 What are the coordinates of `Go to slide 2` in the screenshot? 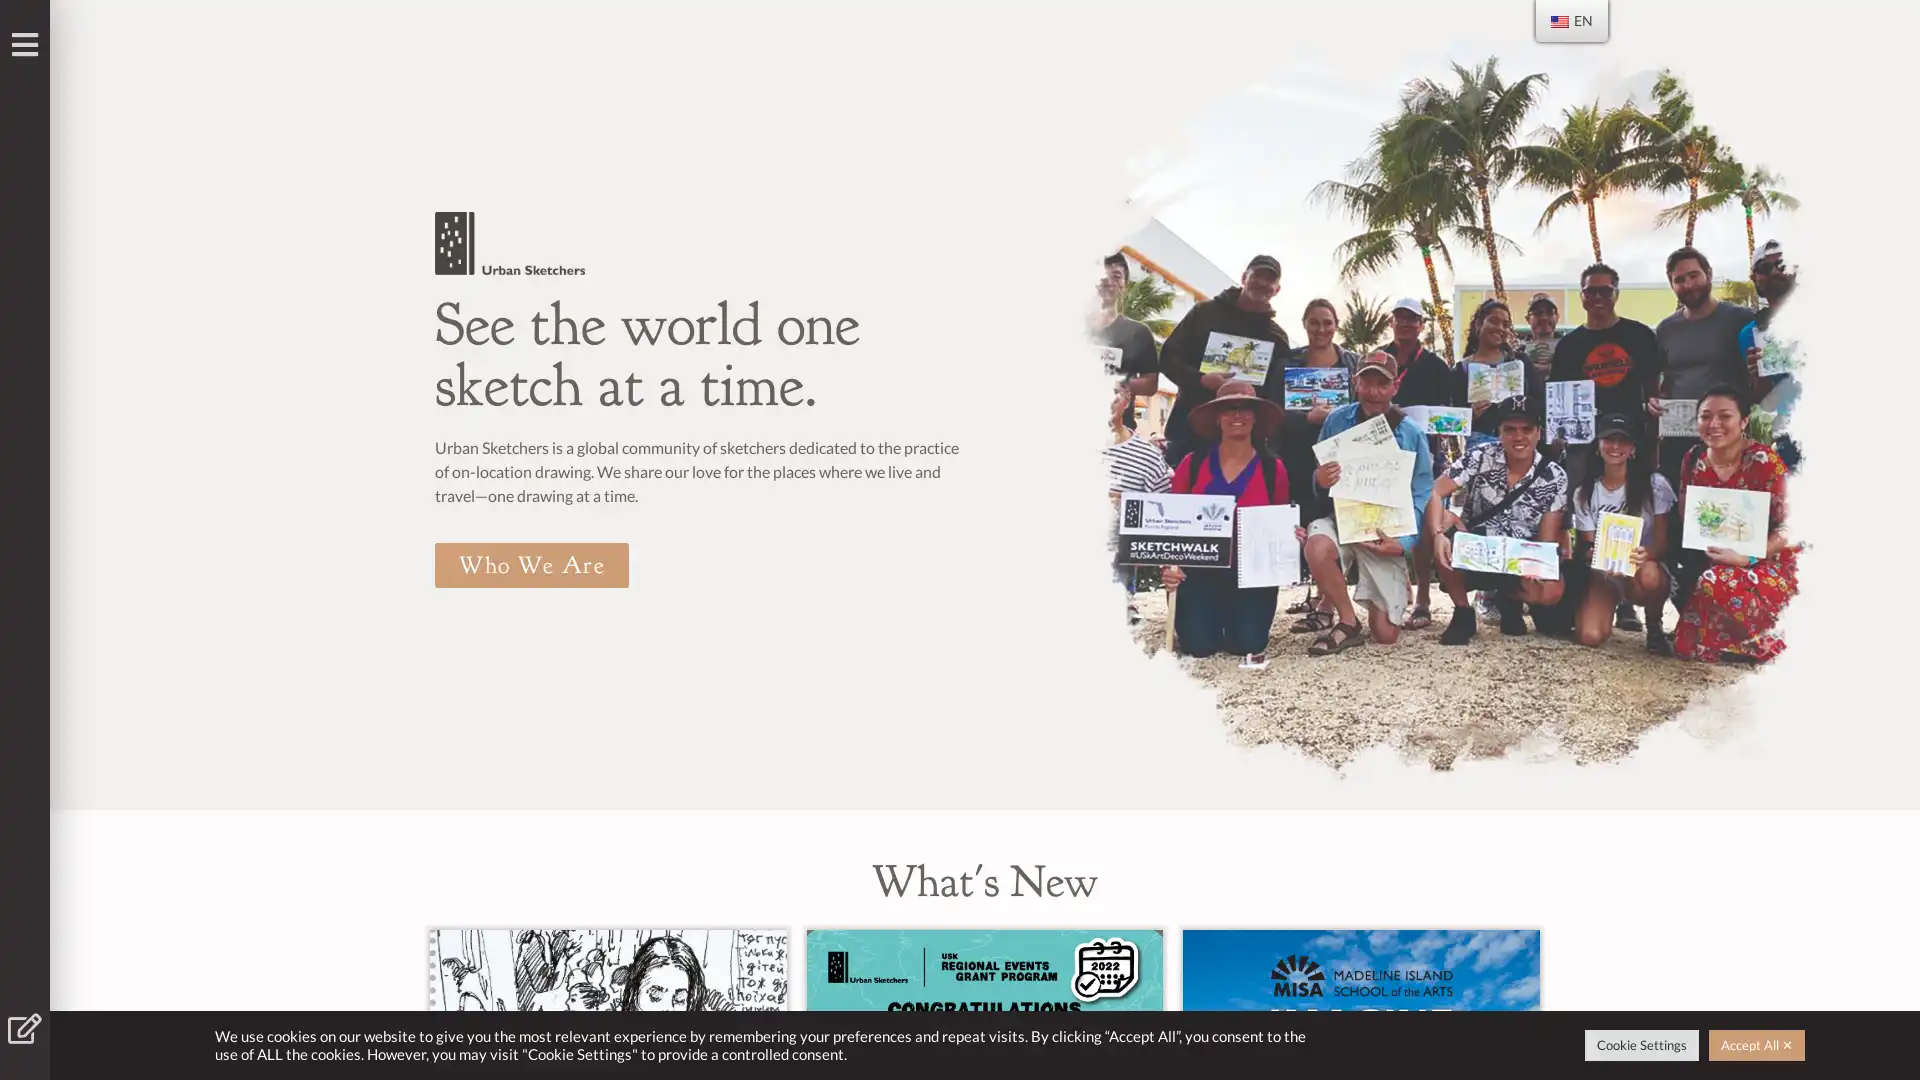 It's located at (1460, 767).